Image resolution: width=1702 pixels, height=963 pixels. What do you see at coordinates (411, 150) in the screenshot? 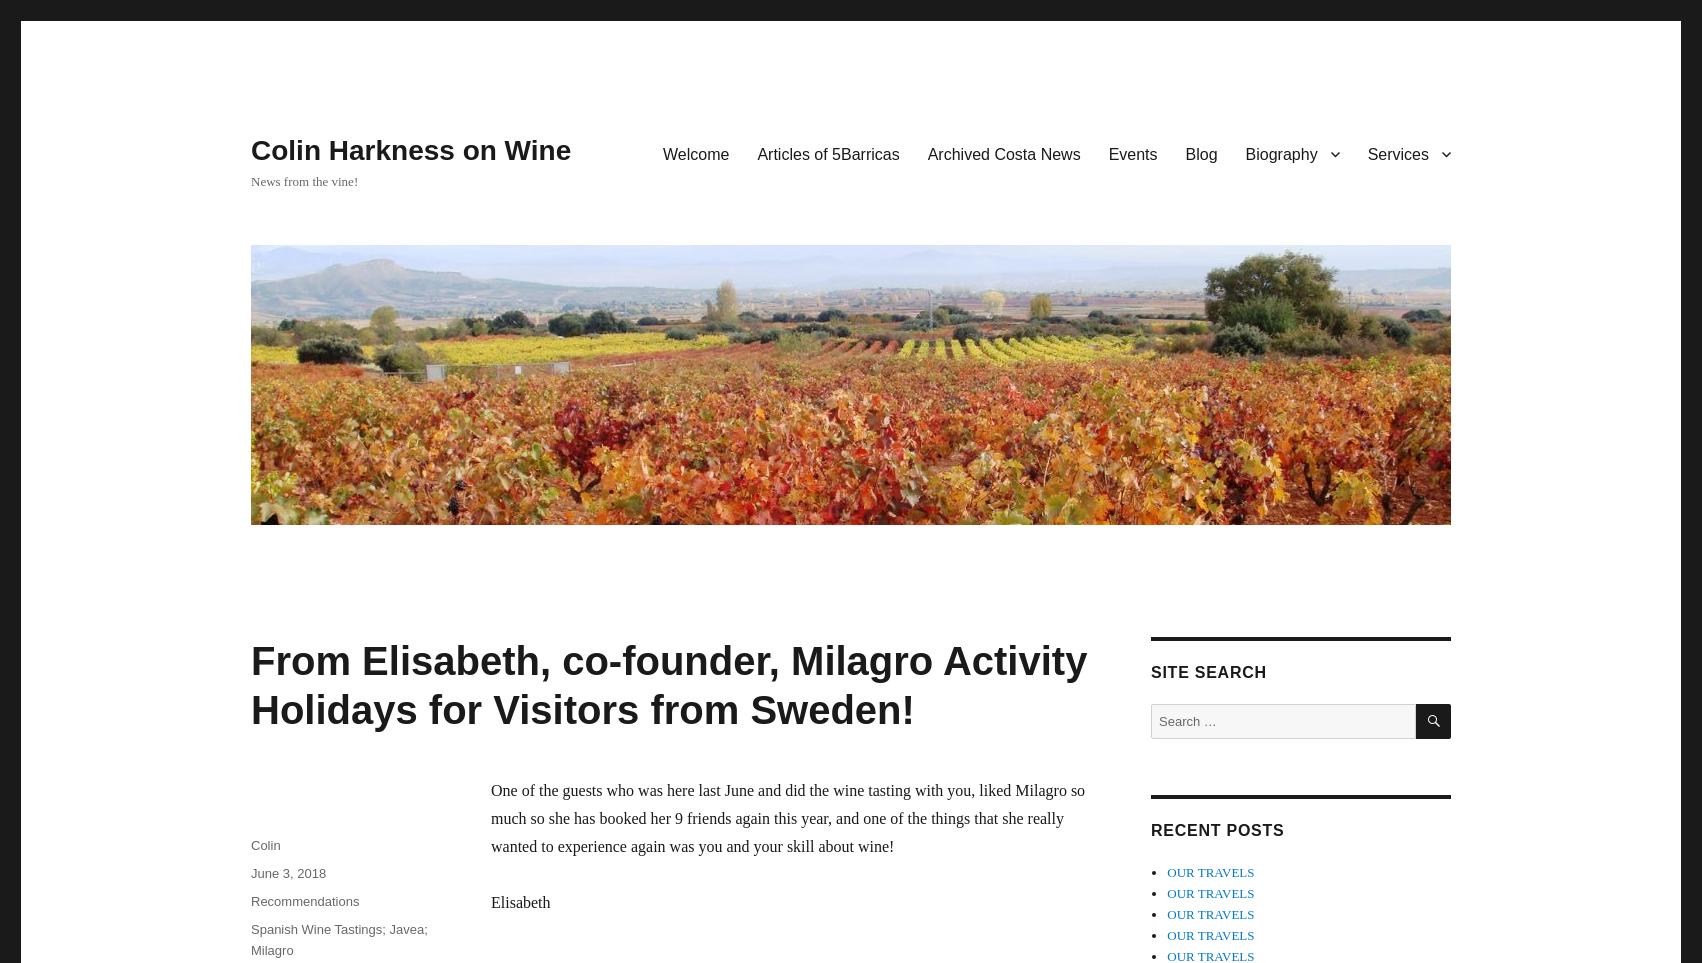
I see `'Colin Harkness on Wine'` at bounding box center [411, 150].